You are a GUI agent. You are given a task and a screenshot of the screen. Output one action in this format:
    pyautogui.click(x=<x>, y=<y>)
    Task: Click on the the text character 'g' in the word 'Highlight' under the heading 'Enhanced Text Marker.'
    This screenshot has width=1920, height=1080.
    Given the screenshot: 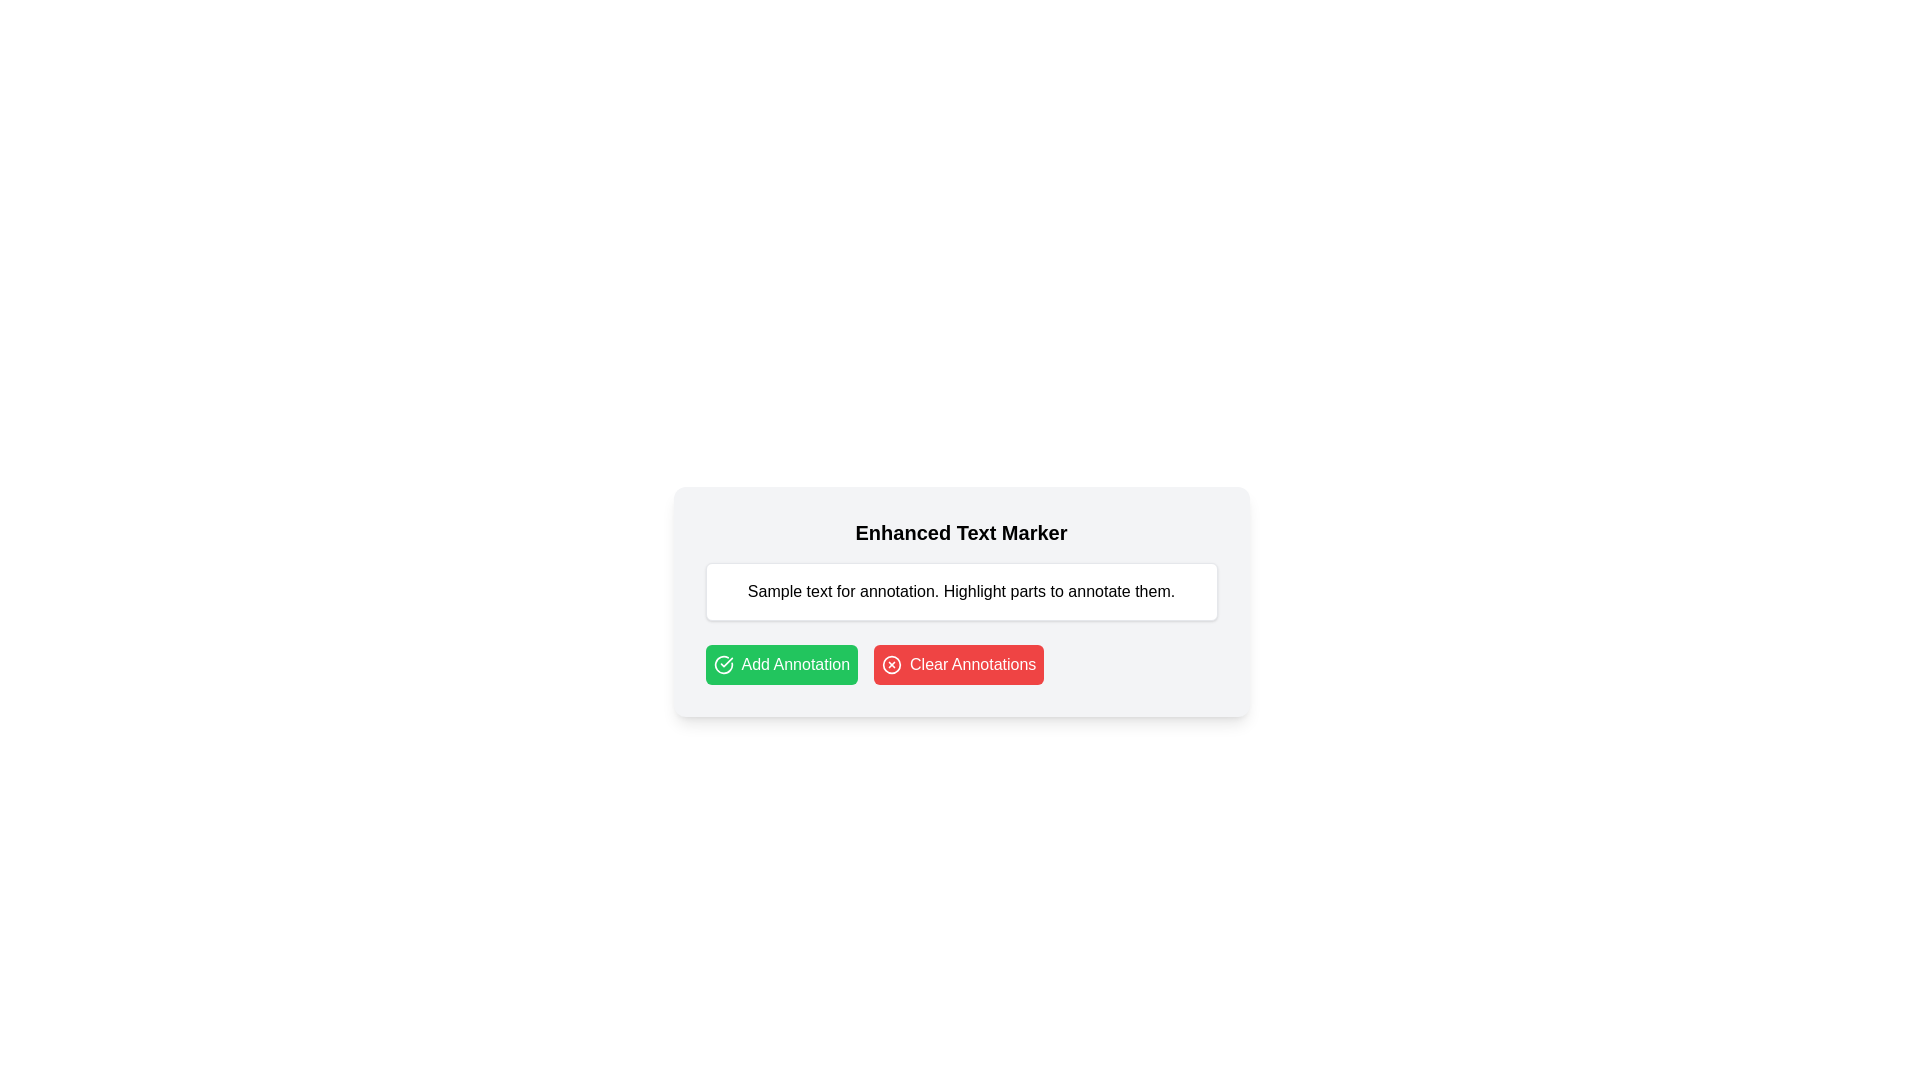 What is the action you would take?
    pyautogui.click(x=988, y=590)
    